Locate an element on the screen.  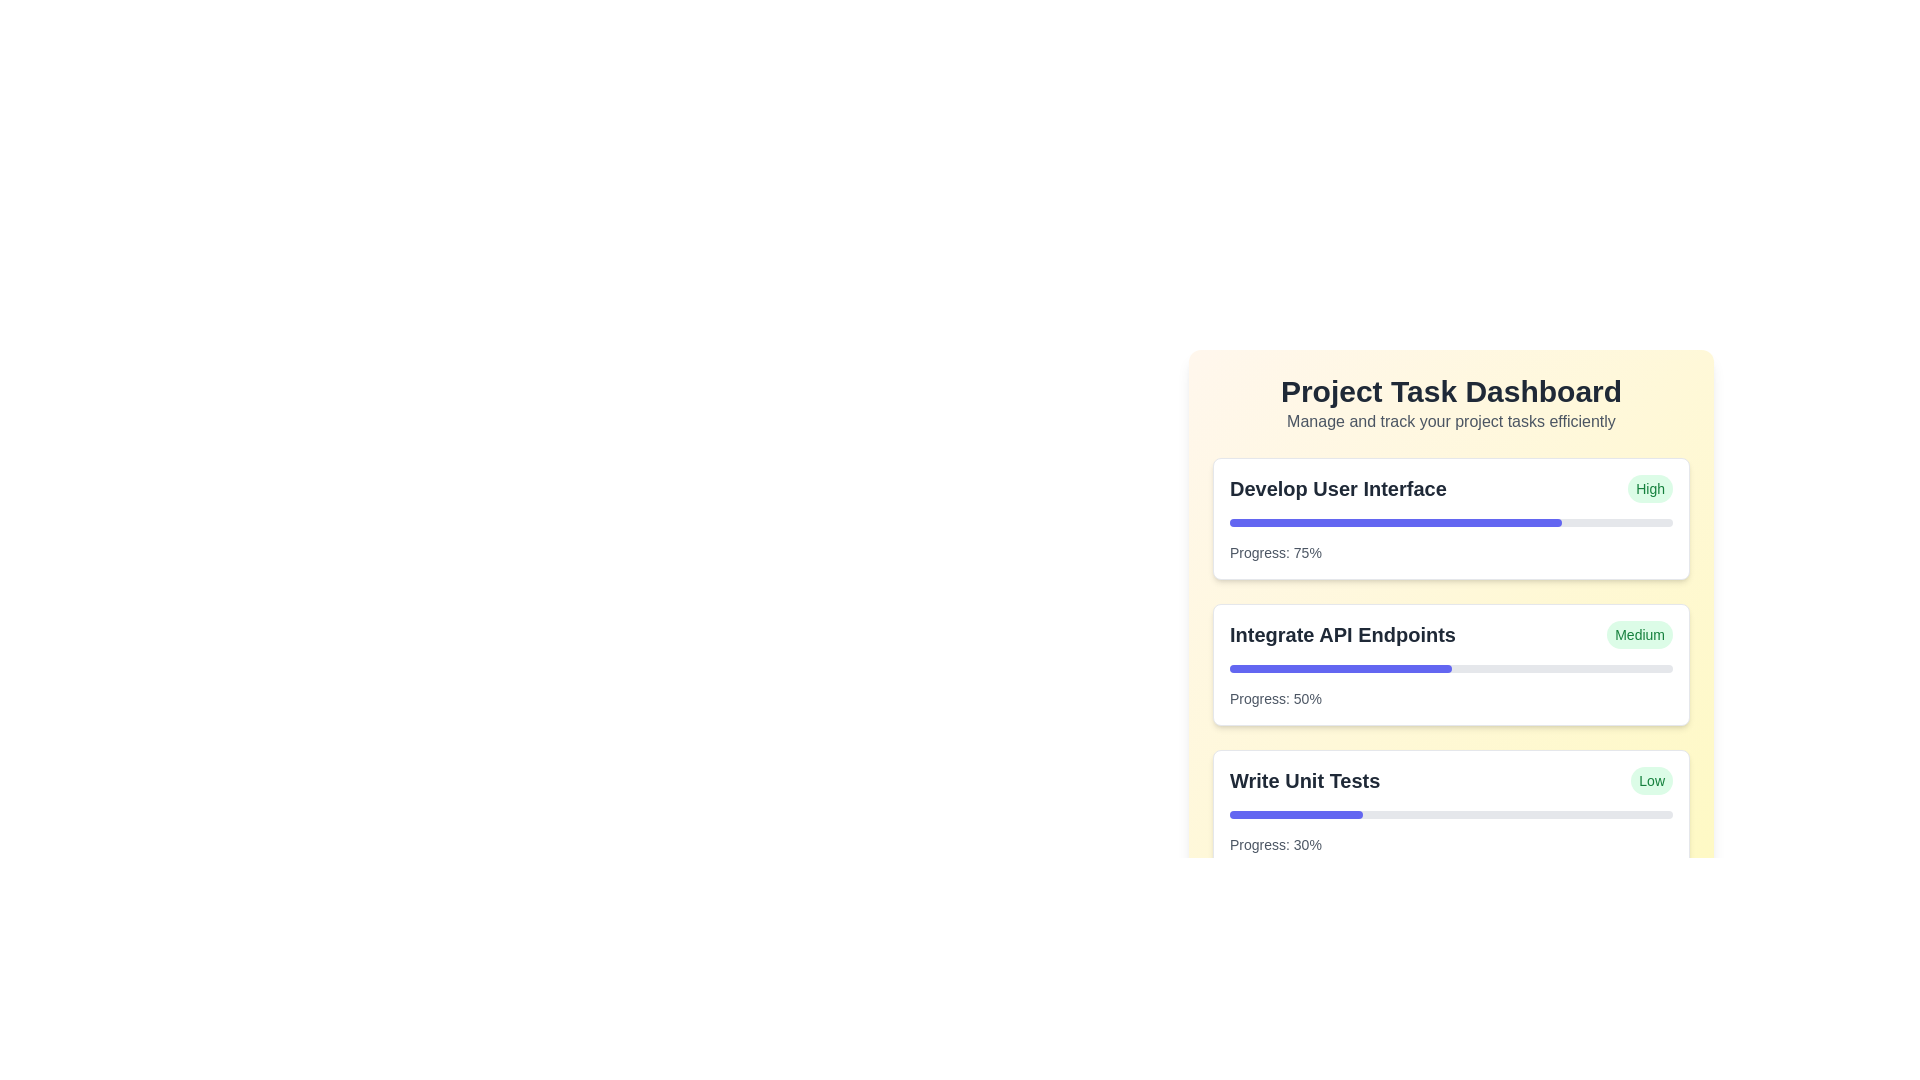
the Progress Bar (Segment) representing 50% completion of the task 'Integrate API Endpoints' in the second card of the project dashboard is located at coordinates (1340, 668).